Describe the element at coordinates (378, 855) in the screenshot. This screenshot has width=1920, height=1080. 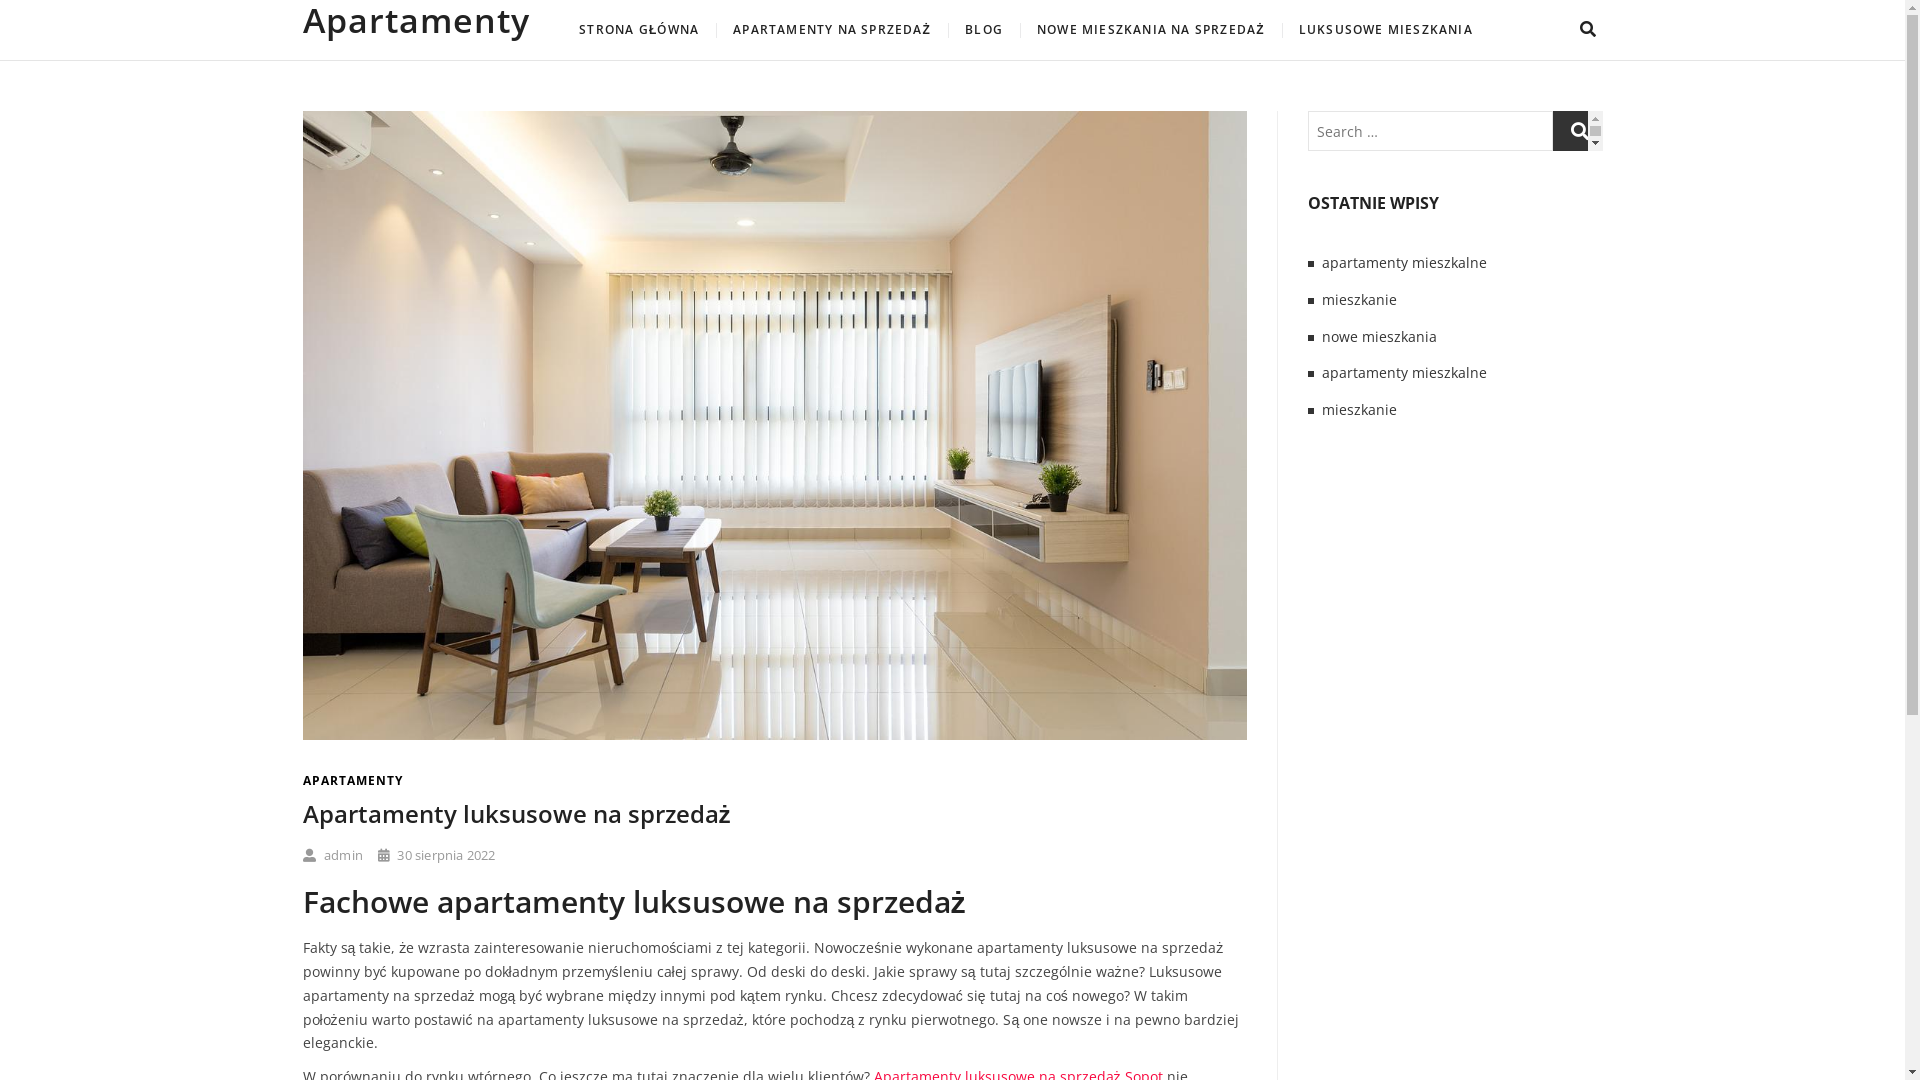
I see `'30 sierpnia 2022'` at that location.